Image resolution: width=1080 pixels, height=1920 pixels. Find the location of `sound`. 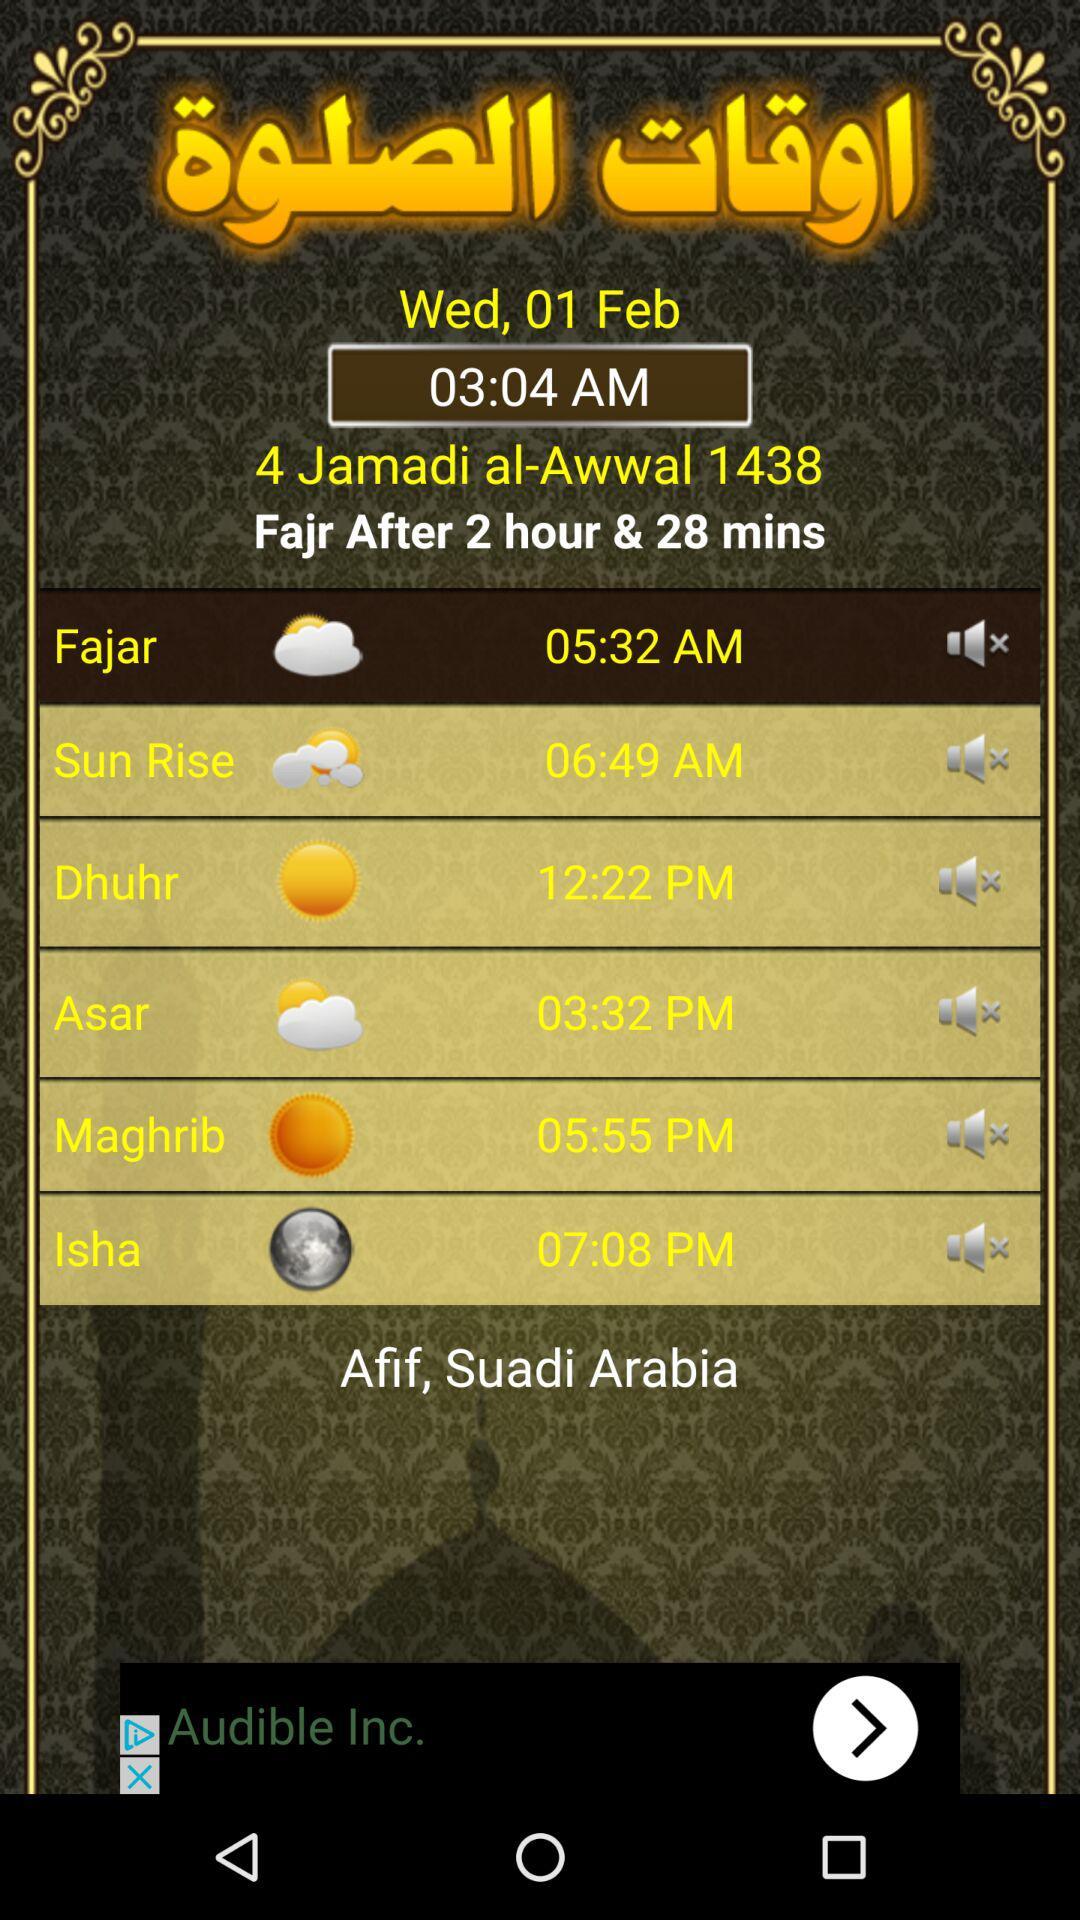

sound is located at coordinates (968, 880).